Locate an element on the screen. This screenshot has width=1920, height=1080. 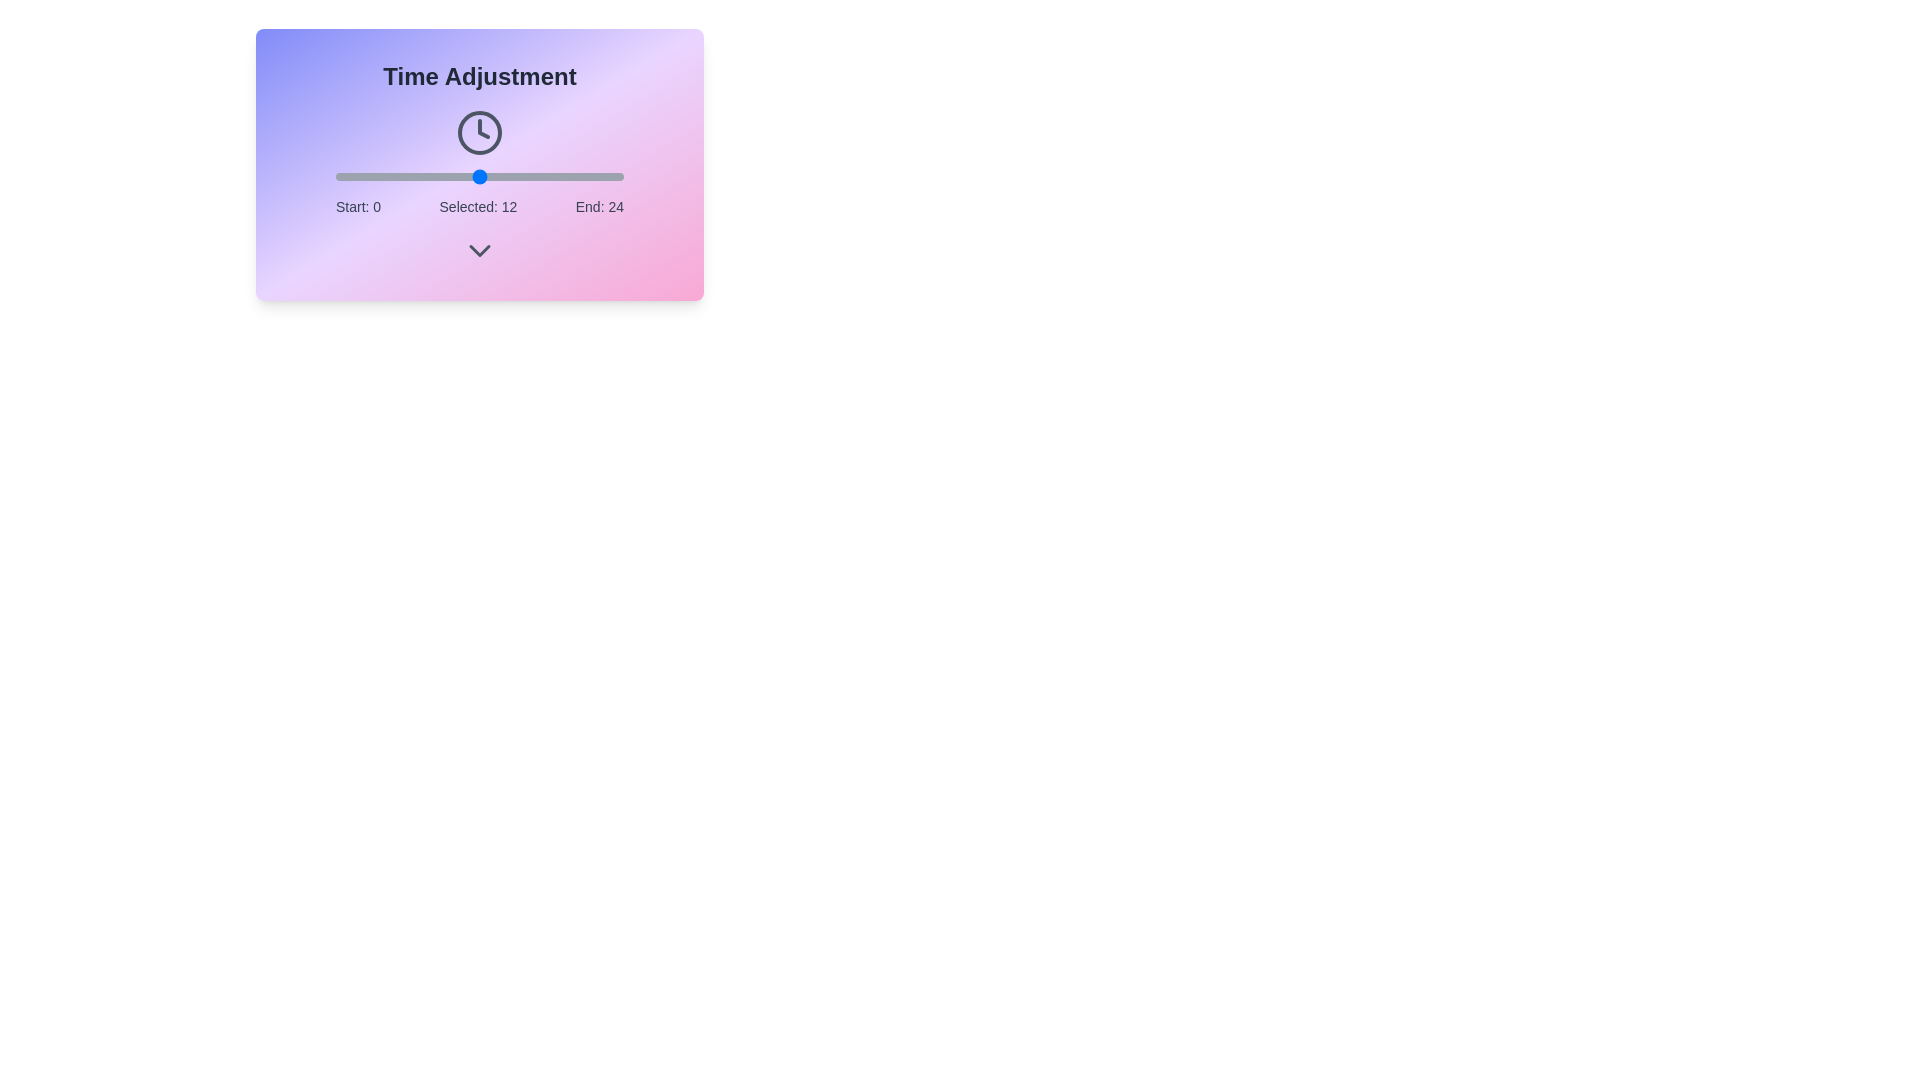
down chevron icon is located at coordinates (480, 249).